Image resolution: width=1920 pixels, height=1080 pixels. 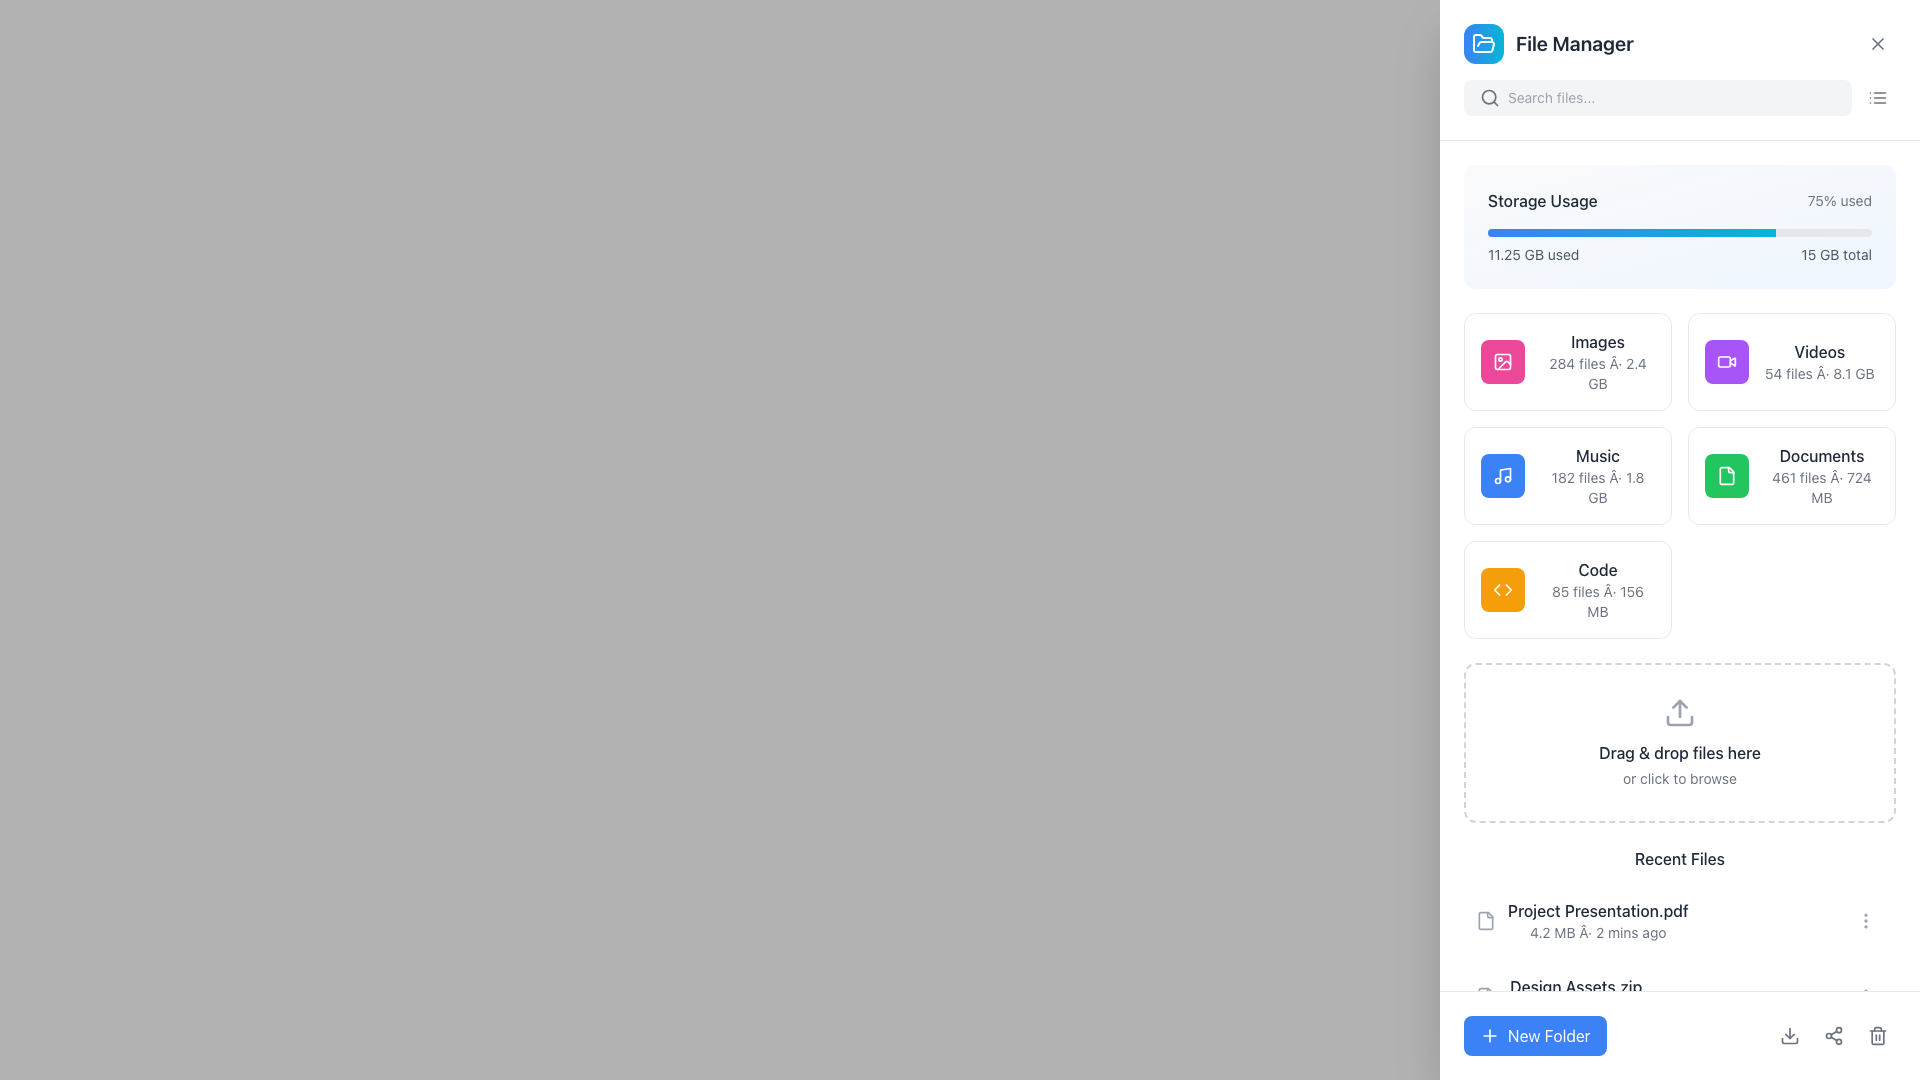 What do you see at coordinates (1876, 43) in the screenshot?
I see `the close or cancel icon represented as a gray 'X' in the top-right corner of the application header` at bounding box center [1876, 43].